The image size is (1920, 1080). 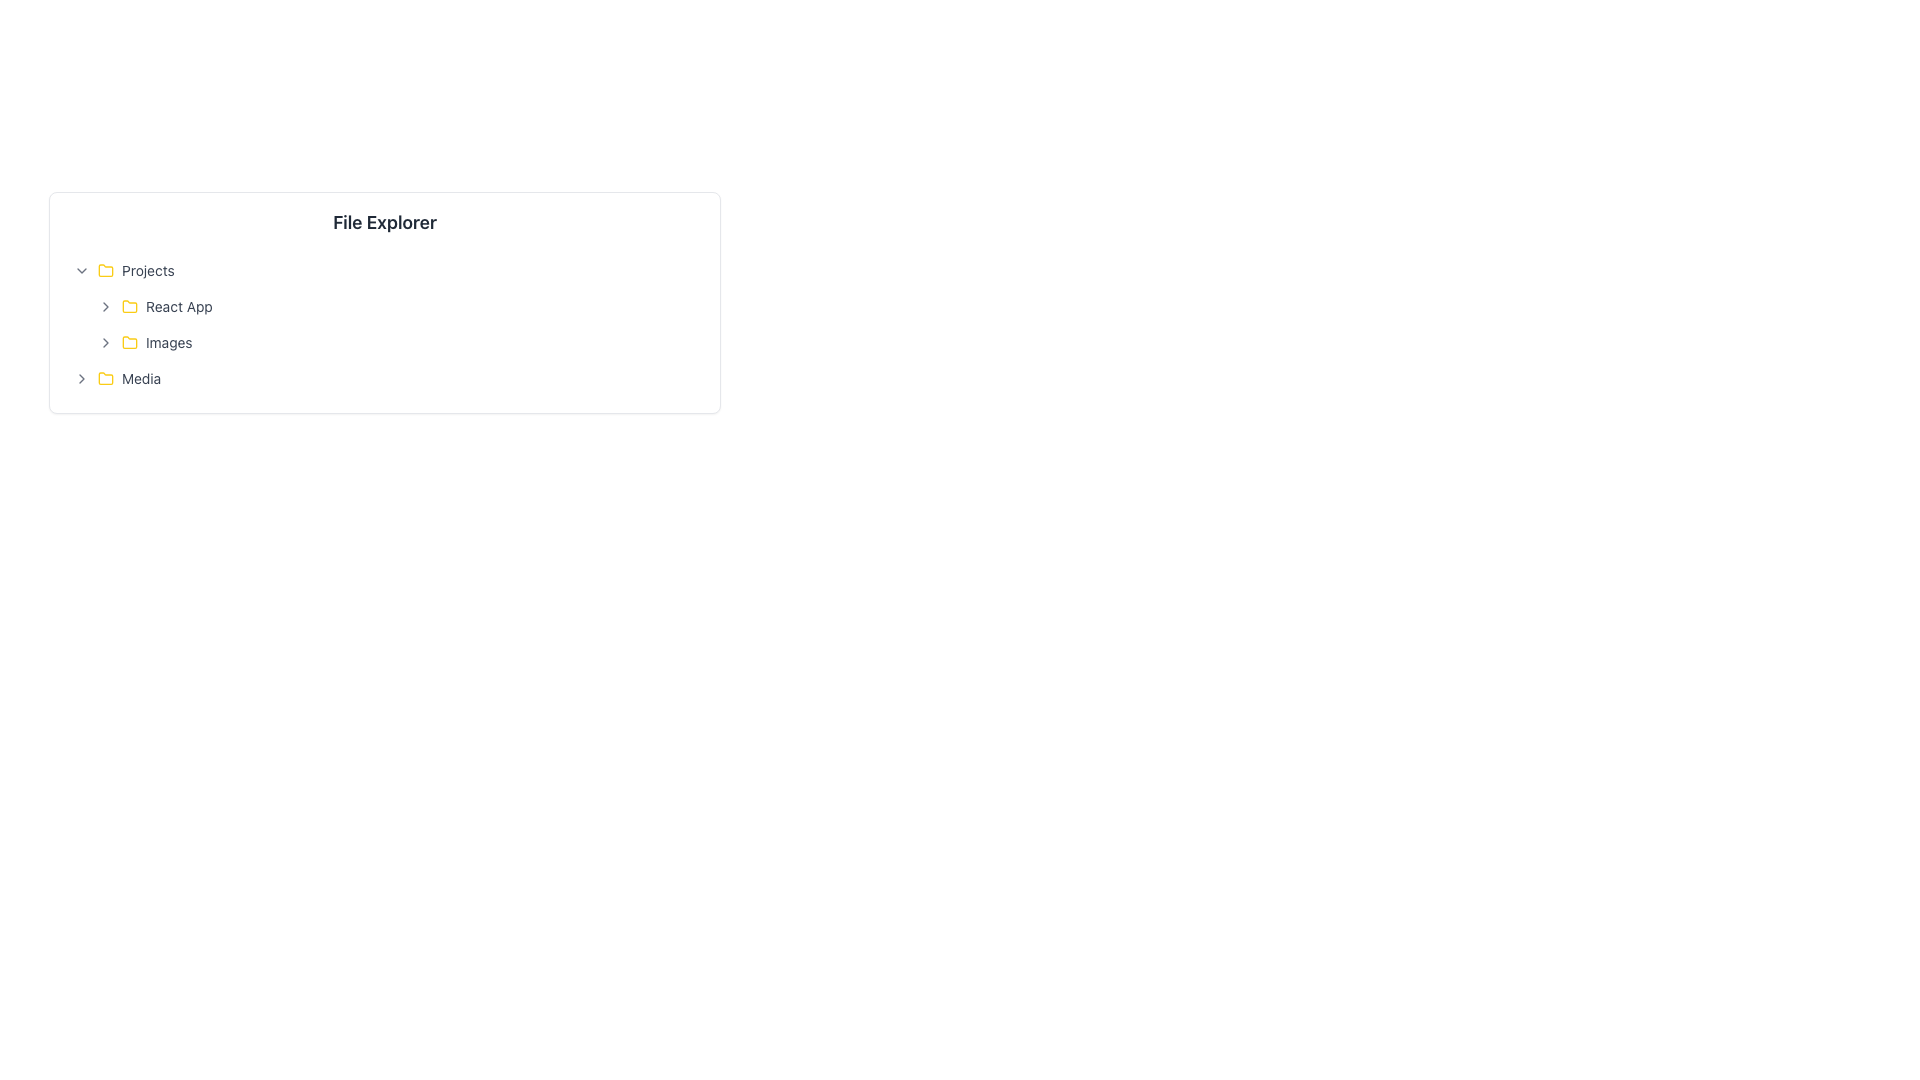 What do you see at coordinates (104, 307) in the screenshot?
I see `the Chevron icon used for navigation` at bounding box center [104, 307].